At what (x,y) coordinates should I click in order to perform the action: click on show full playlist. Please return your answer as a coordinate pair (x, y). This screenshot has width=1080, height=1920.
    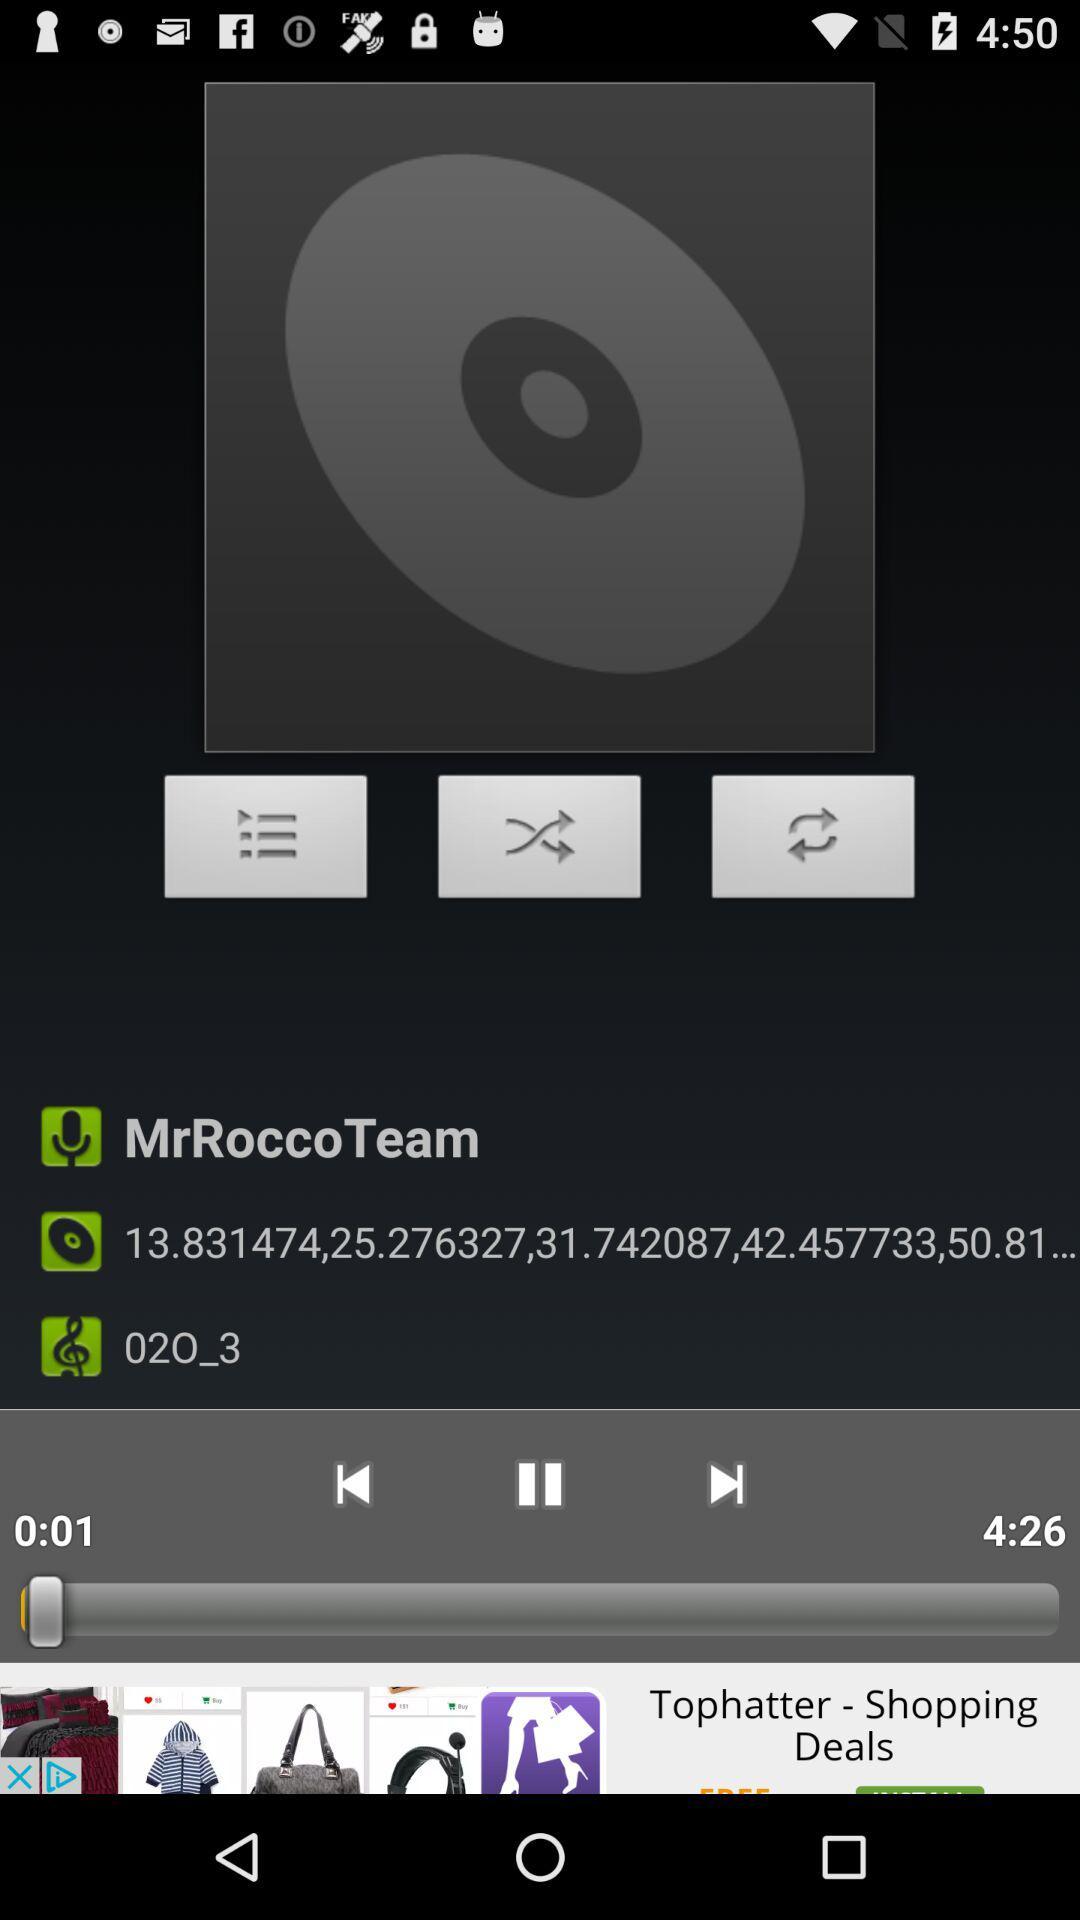
    Looking at the image, I should click on (265, 842).